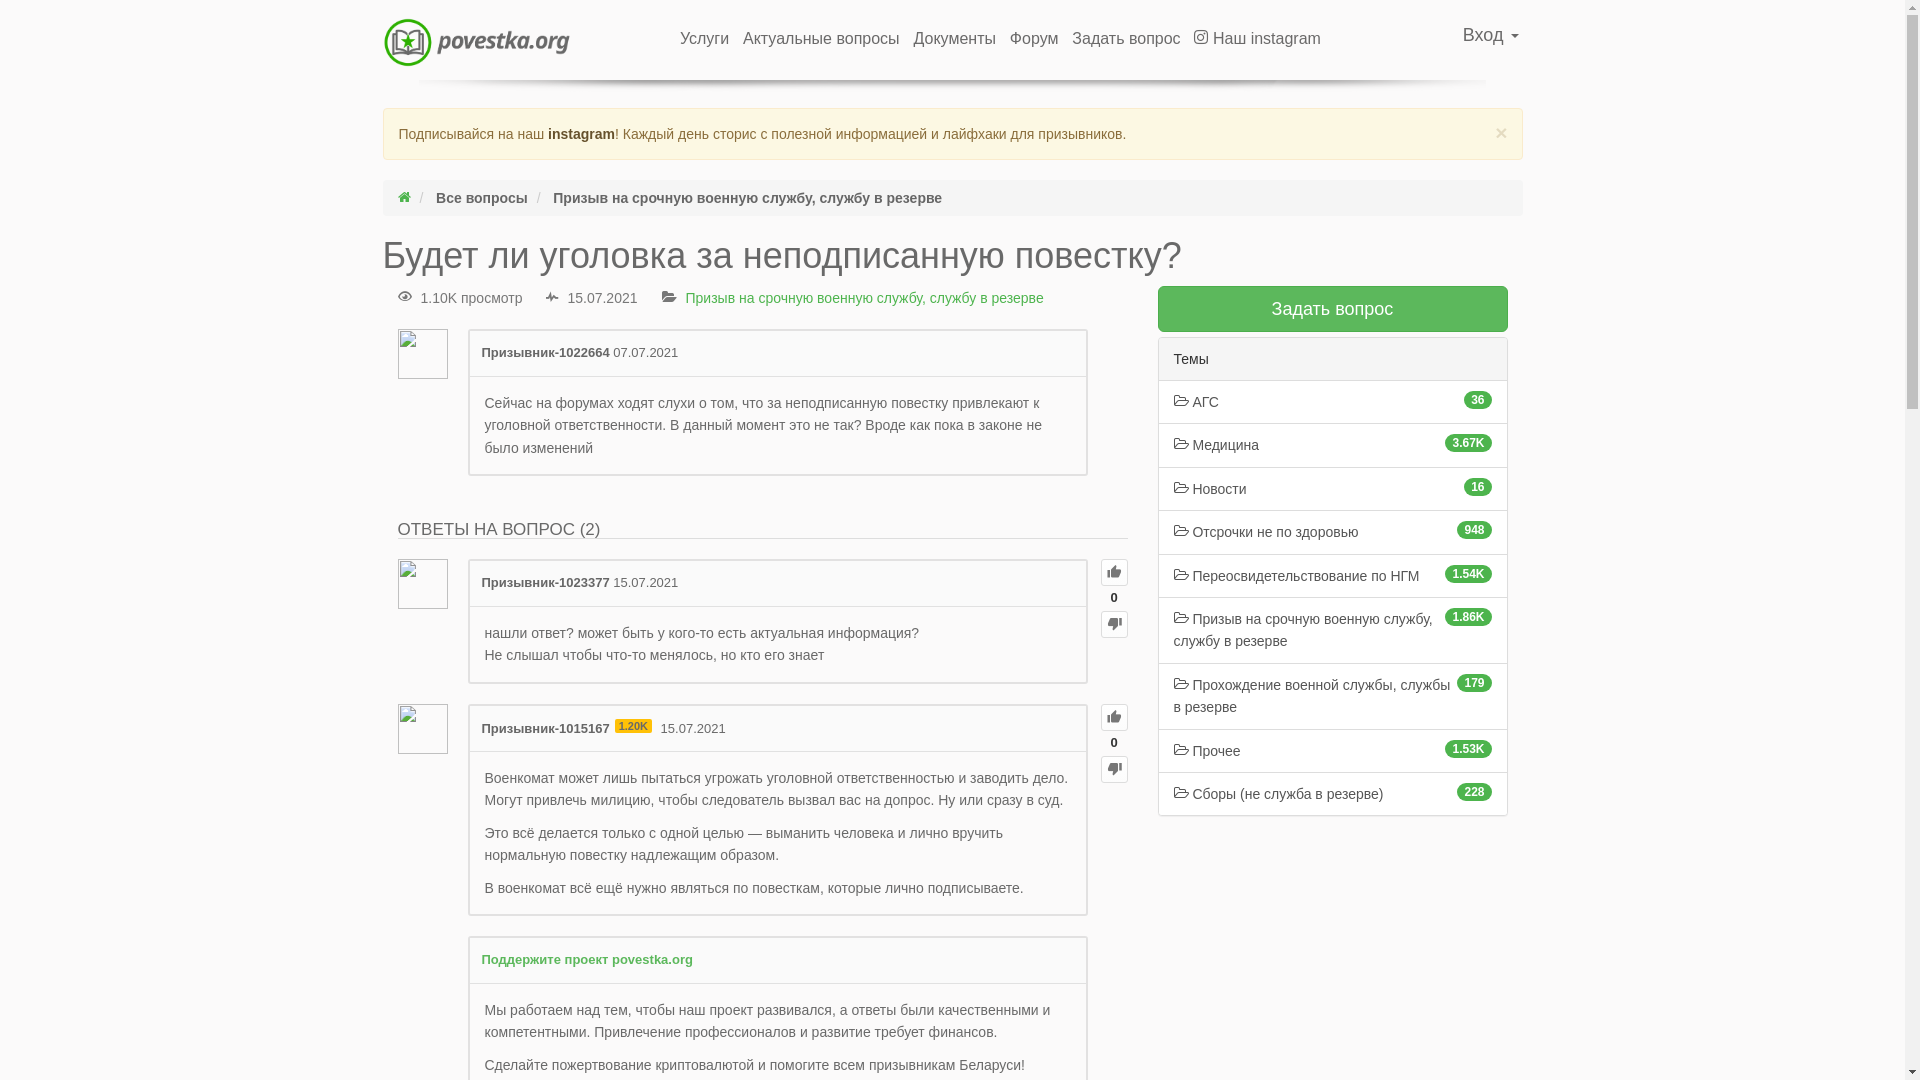 This screenshot has height=1080, width=1920. I want to click on 'instagram', so click(580, 134).